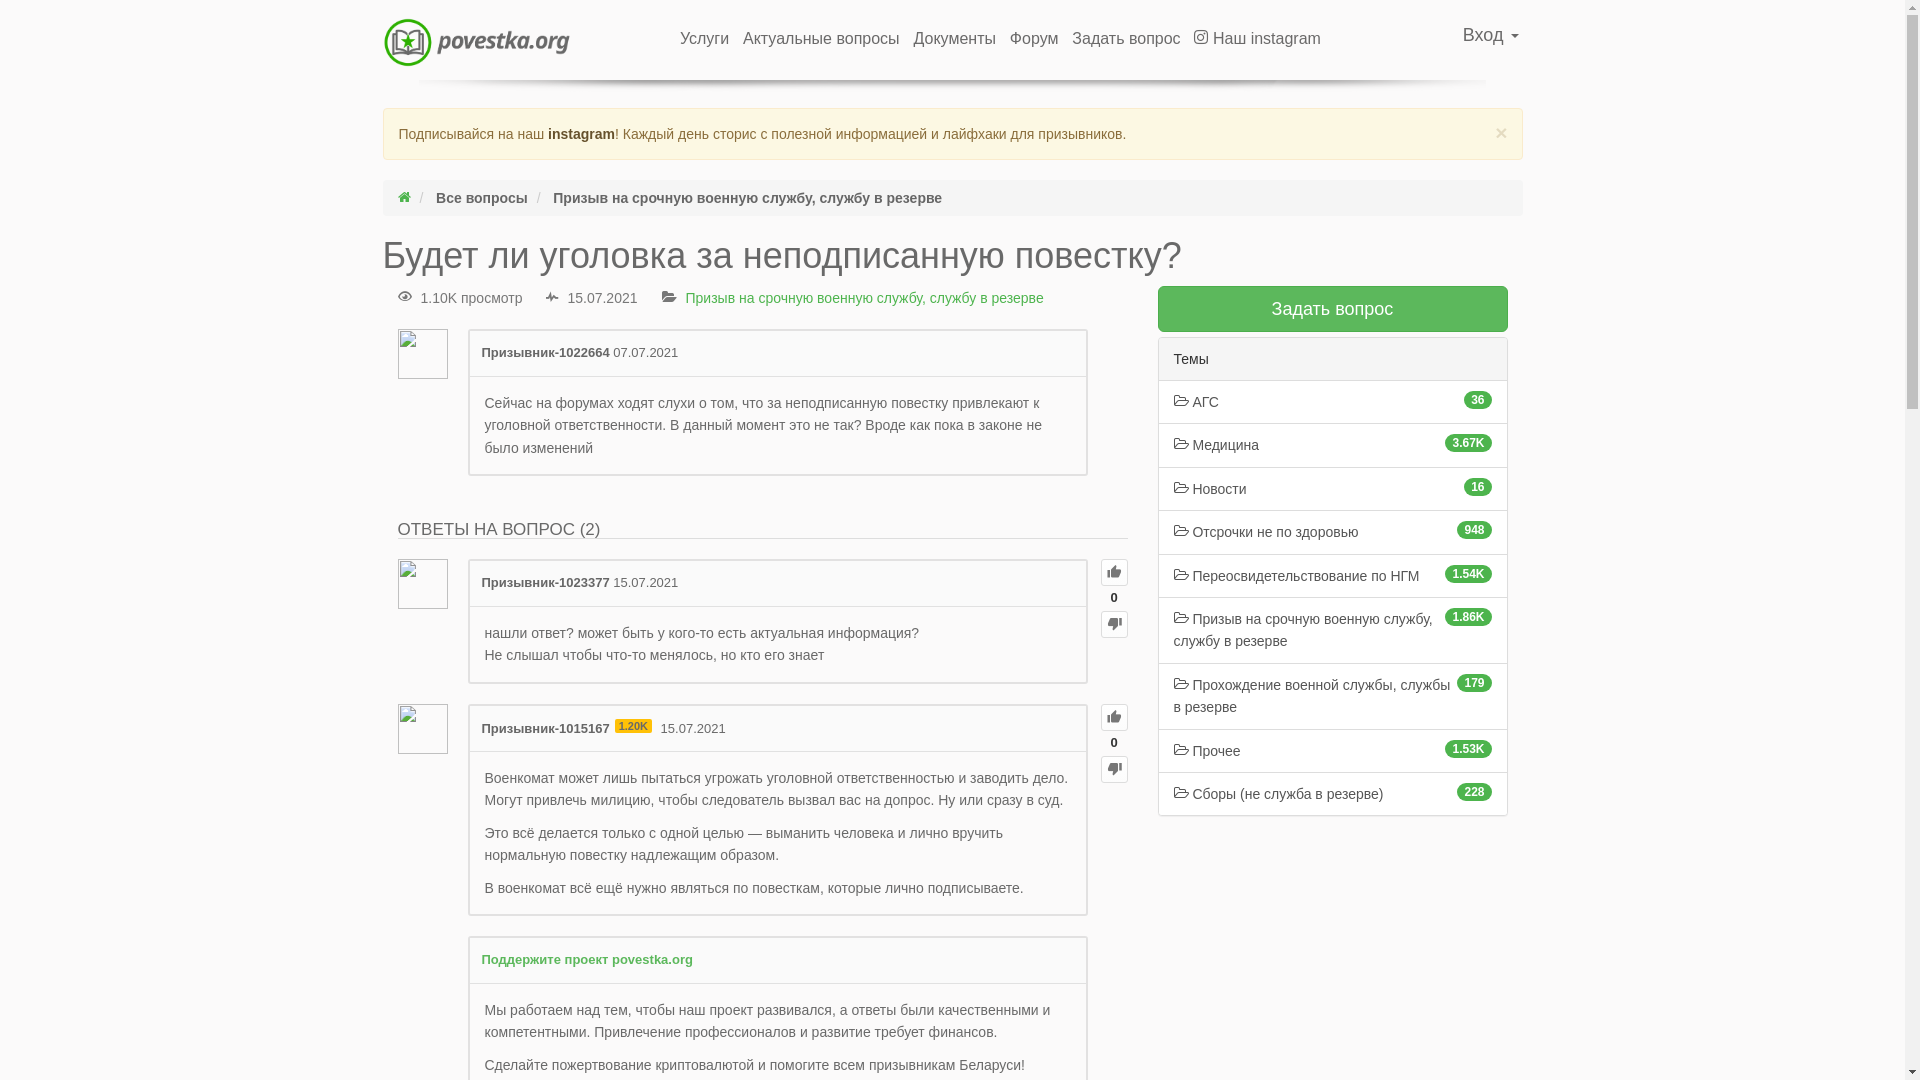 This screenshot has height=1080, width=1920. I want to click on 'instagram', so click(580, 134).